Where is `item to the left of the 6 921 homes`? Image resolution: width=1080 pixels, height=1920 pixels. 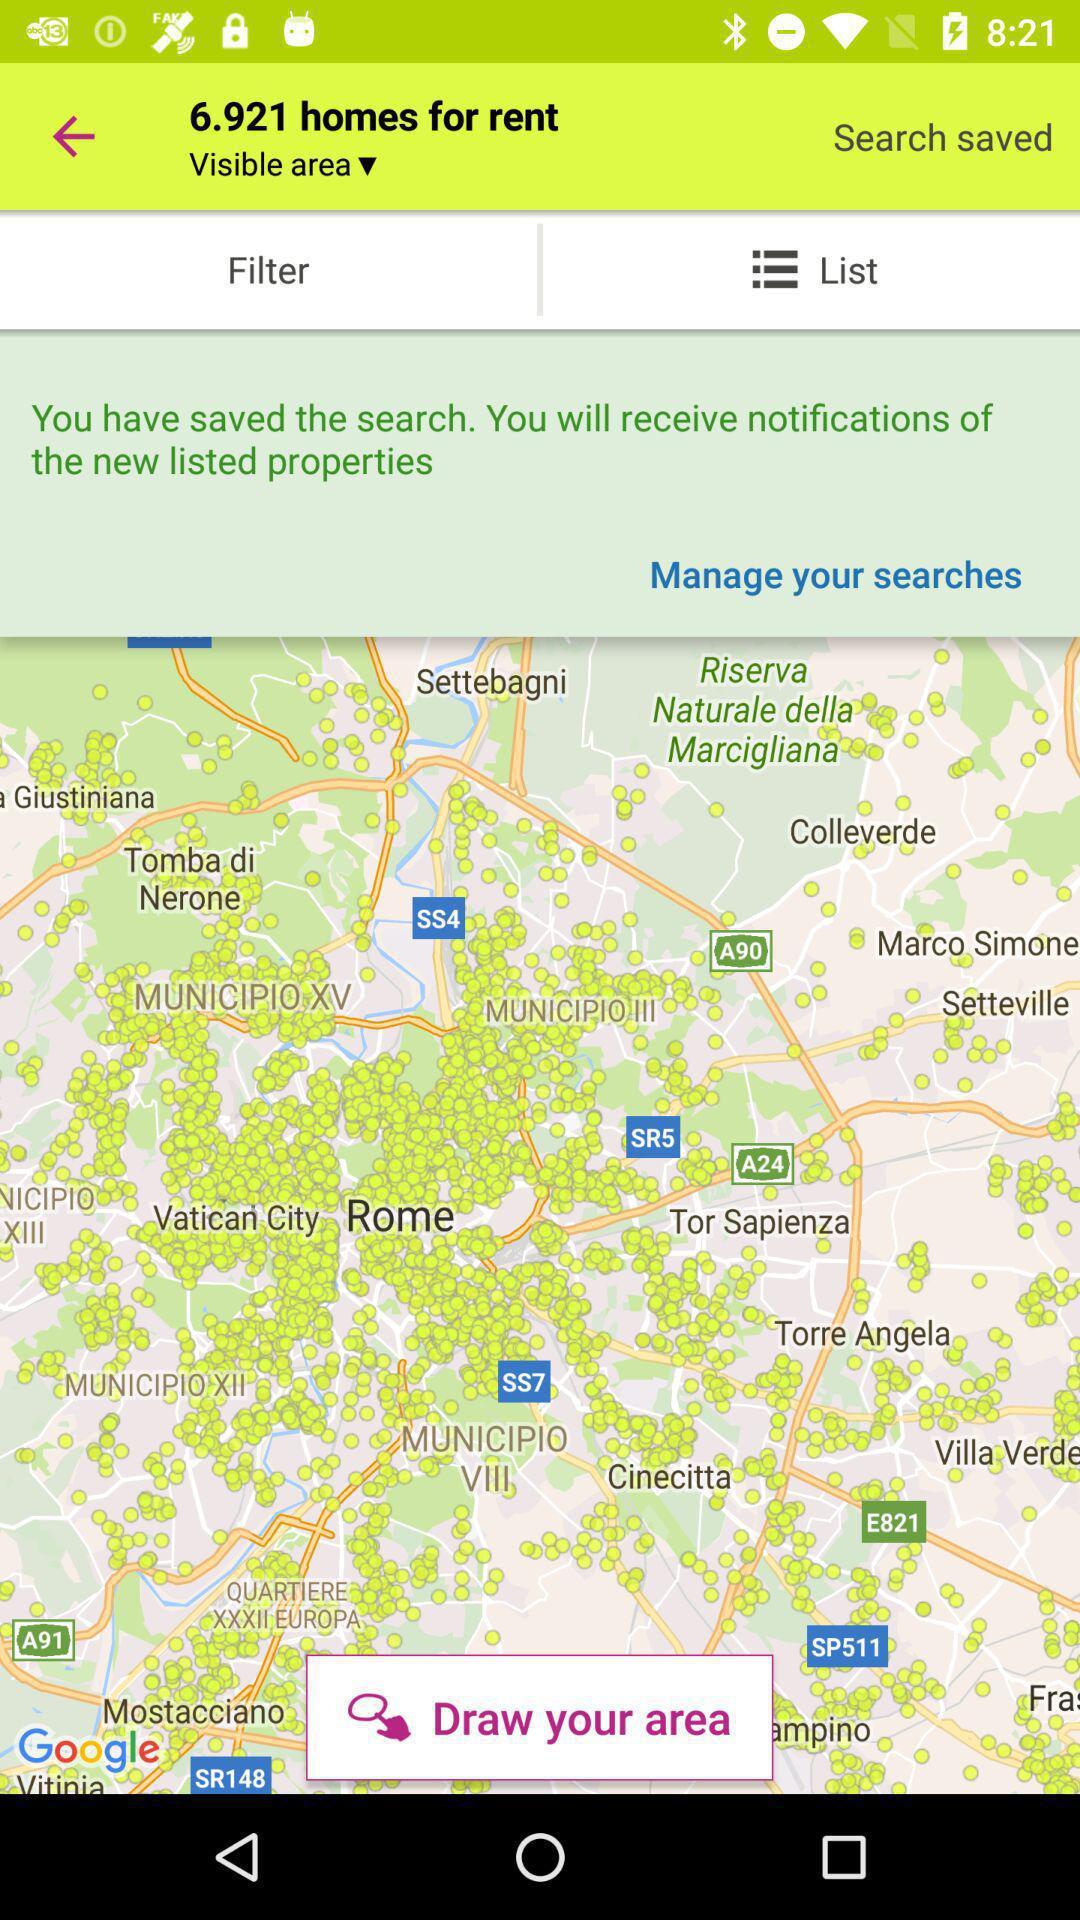 item to the left of the 6 921 homes is located at coordinates (72, 135).